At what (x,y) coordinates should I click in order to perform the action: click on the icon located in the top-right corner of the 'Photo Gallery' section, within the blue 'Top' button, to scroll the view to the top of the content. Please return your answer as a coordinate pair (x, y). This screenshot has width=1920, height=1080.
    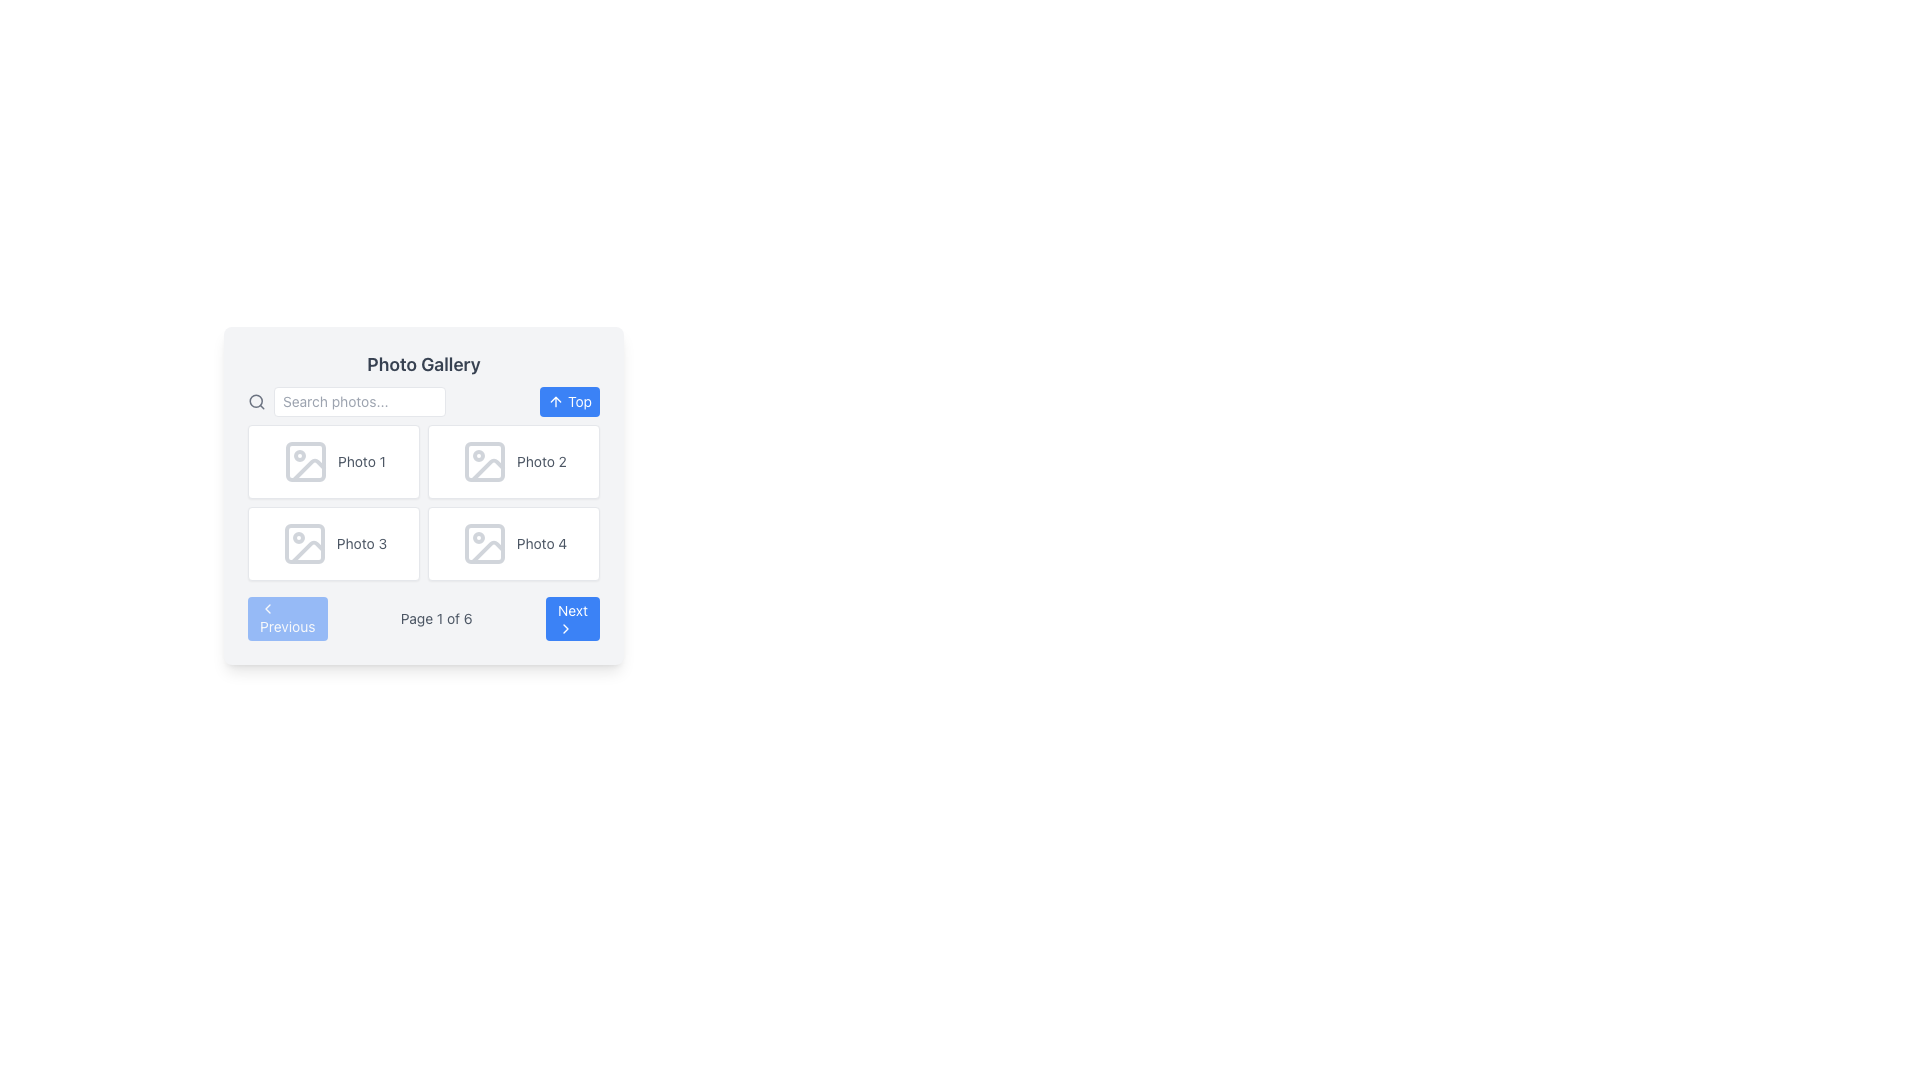
    Looking at the image, I should click on (556, 401).